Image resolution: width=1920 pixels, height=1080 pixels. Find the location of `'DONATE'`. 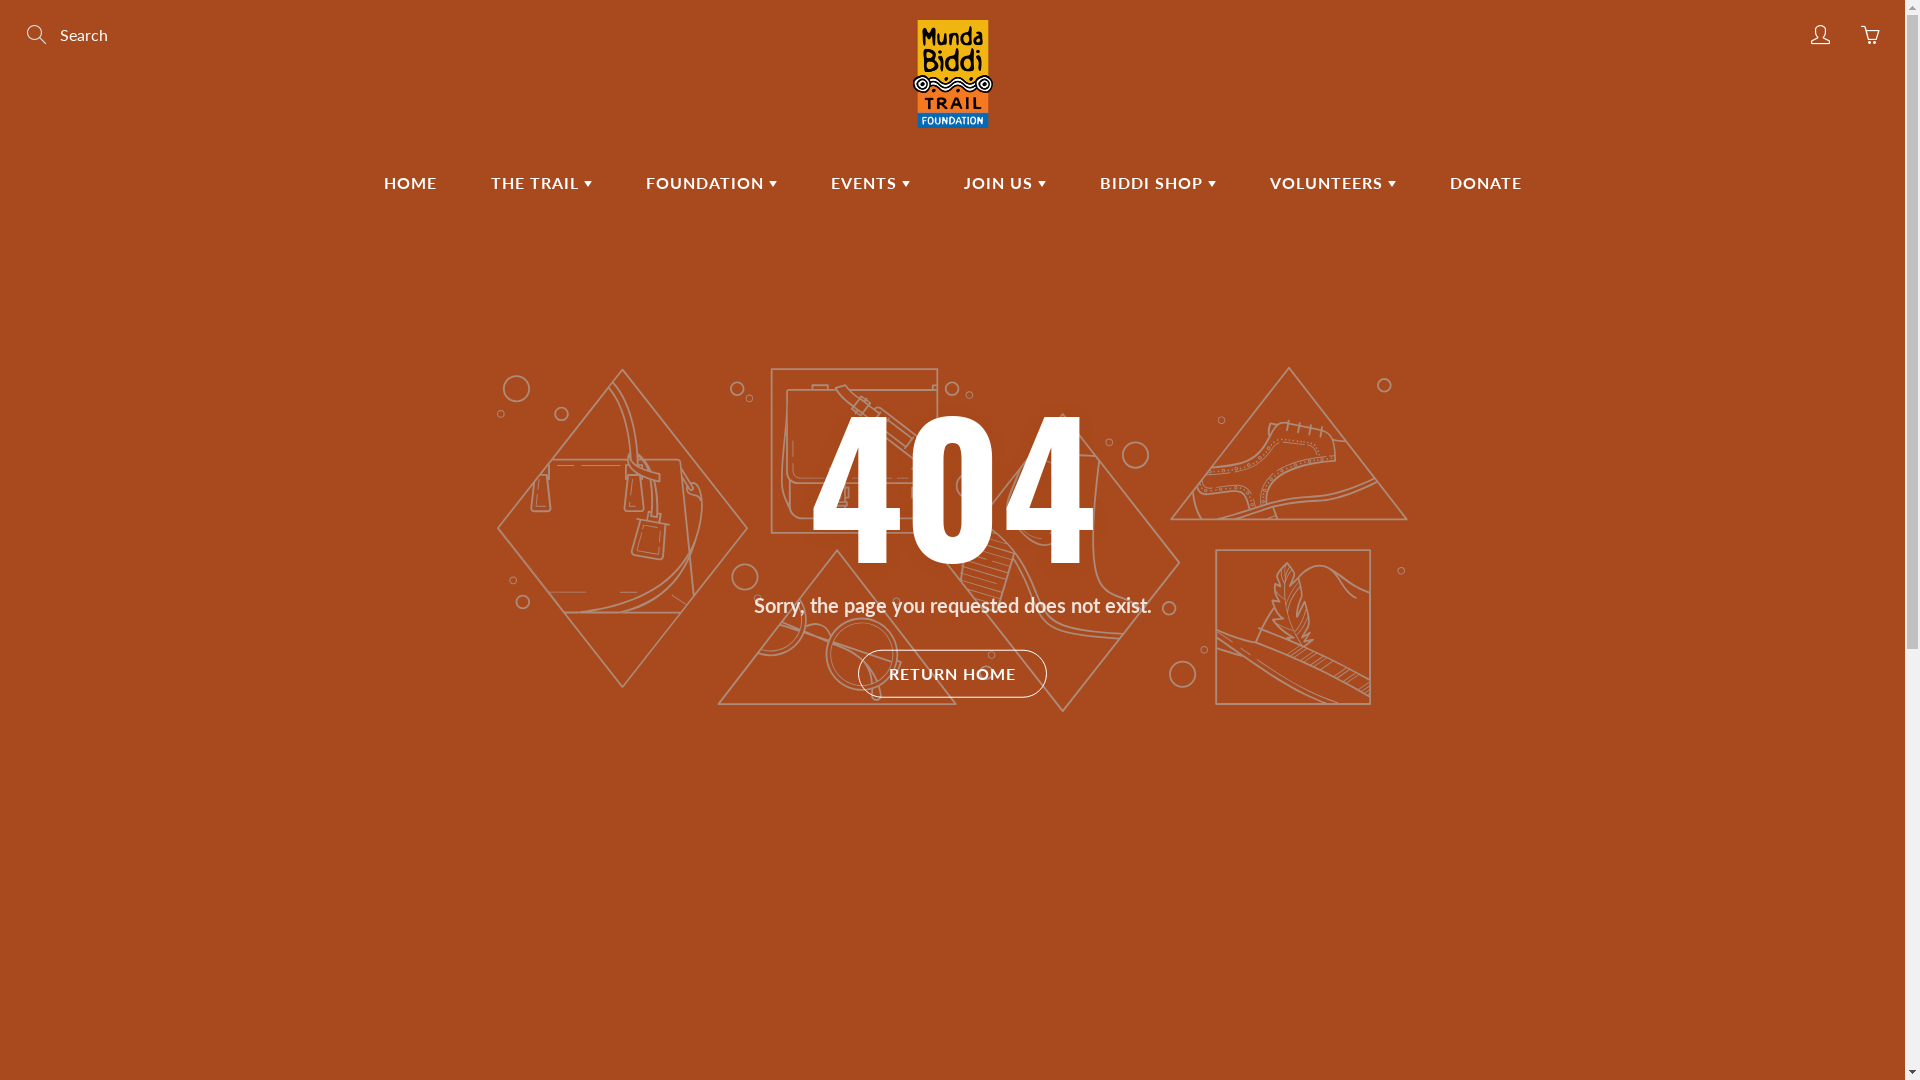

'DONATE' is located at coordinates (1484, 182).